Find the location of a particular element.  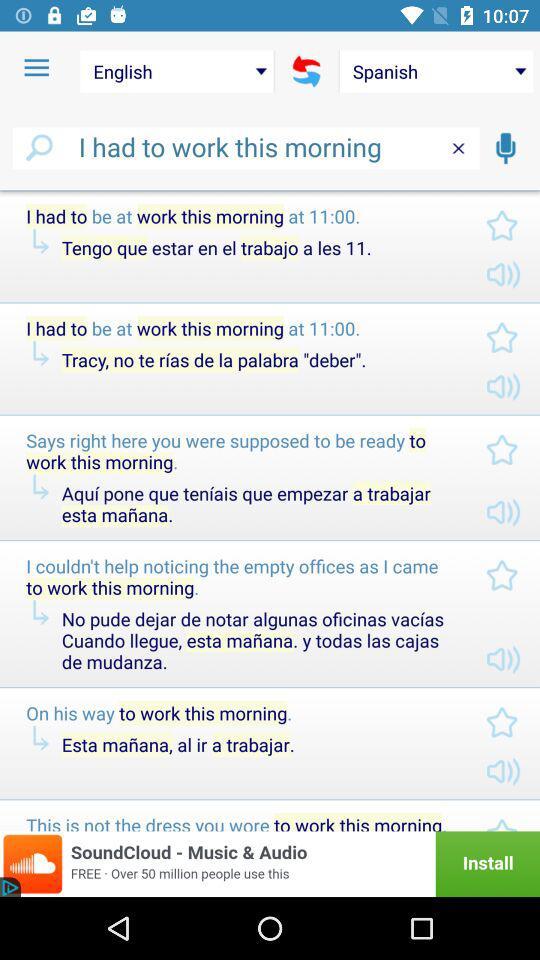

the icon to the left of the spanish icon is located at coordinates (306, 71).